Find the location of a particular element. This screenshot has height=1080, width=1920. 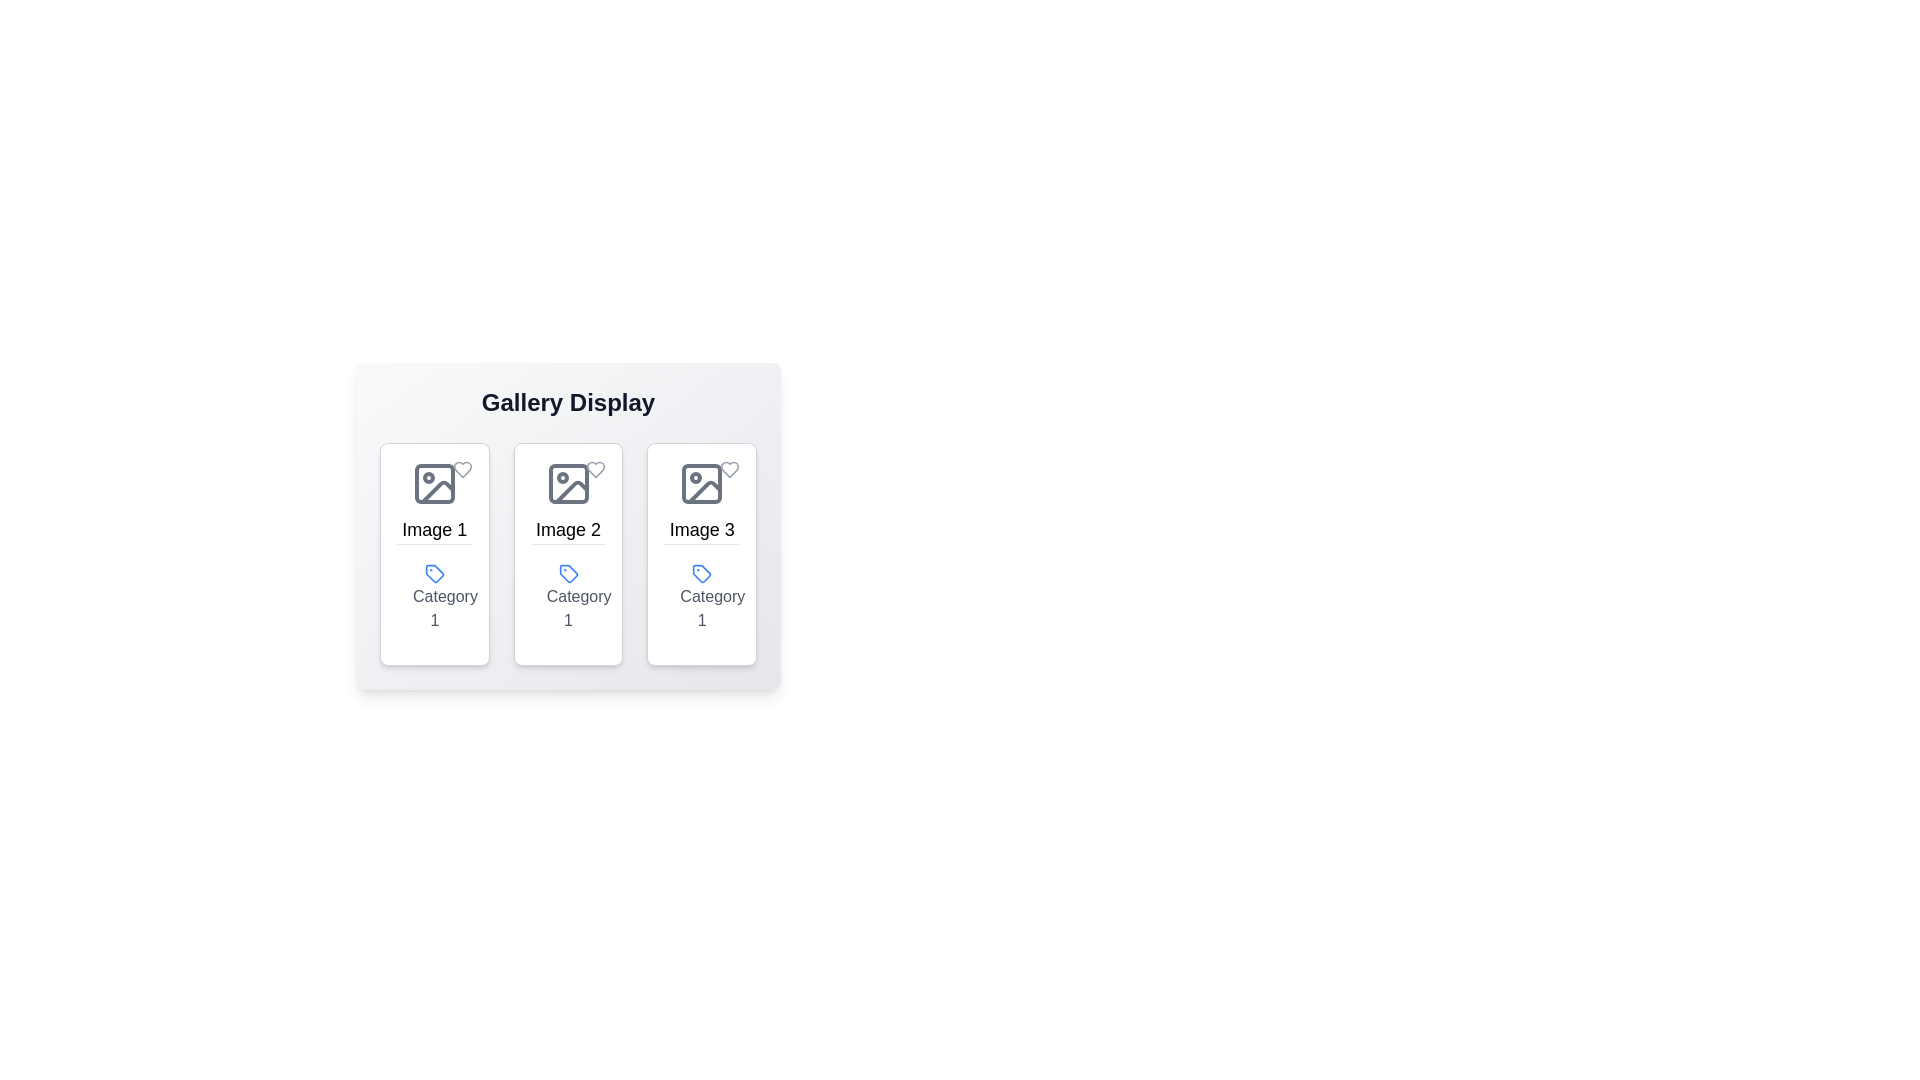

the gray rounded square icon background inside the first graphical card titled 'Image 1' in the gallery is located at coordinates (433, 483).